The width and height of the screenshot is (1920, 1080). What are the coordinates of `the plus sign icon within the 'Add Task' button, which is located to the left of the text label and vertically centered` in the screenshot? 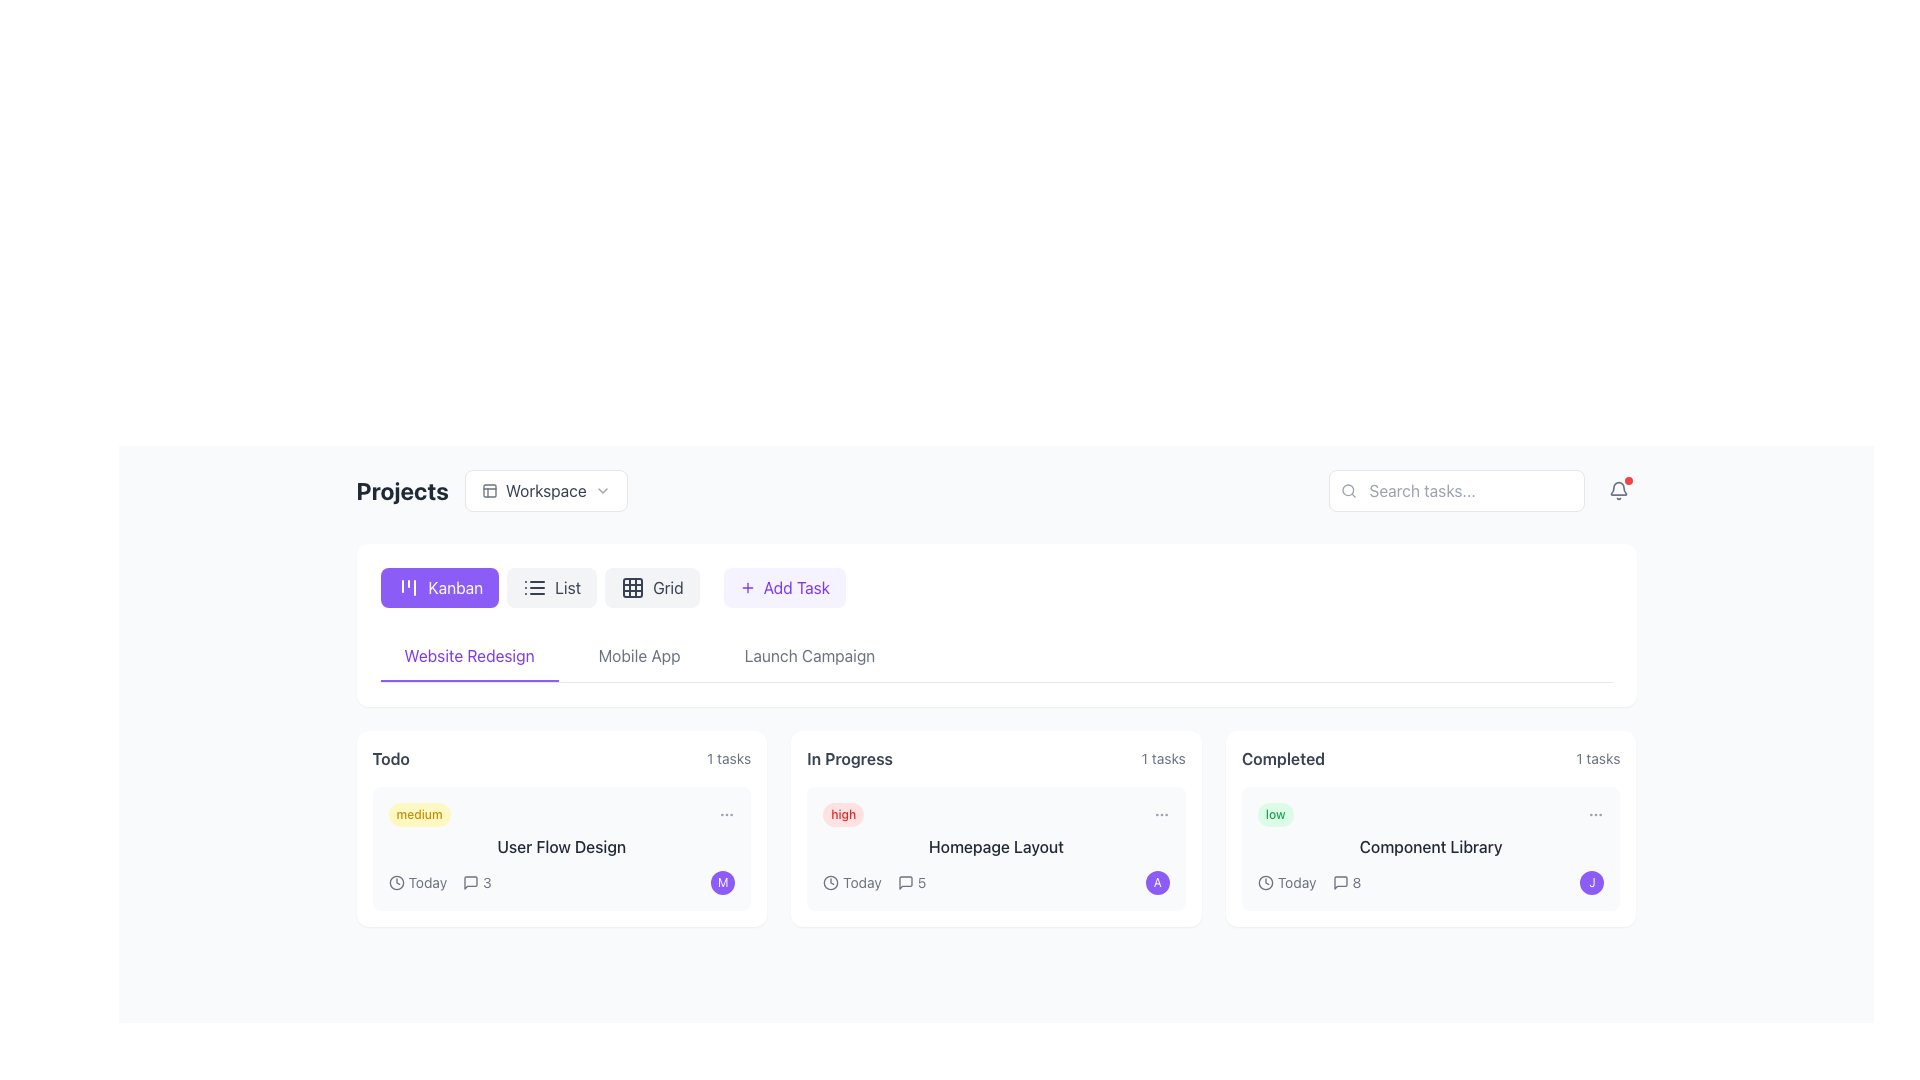 It's located at (746, 586).